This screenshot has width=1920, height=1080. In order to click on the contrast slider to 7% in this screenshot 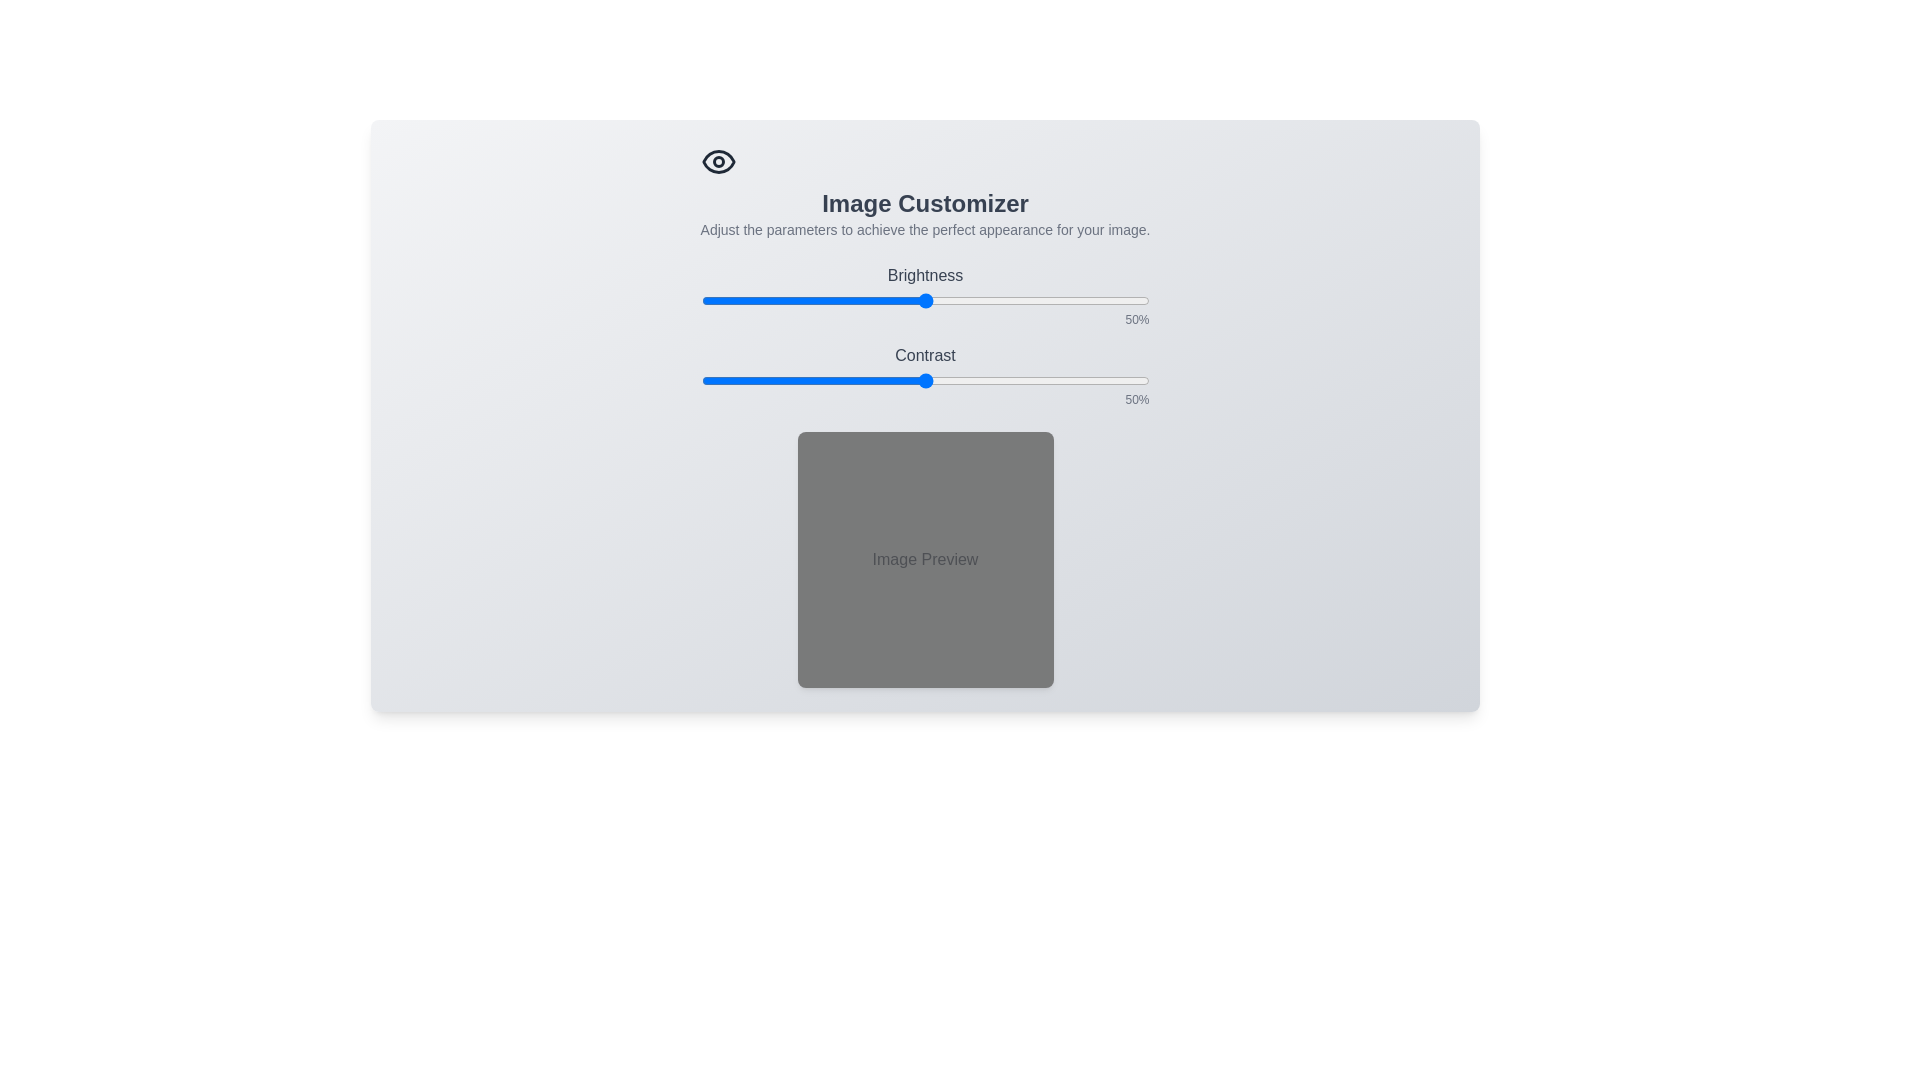, I will do `click(731, 381)`.